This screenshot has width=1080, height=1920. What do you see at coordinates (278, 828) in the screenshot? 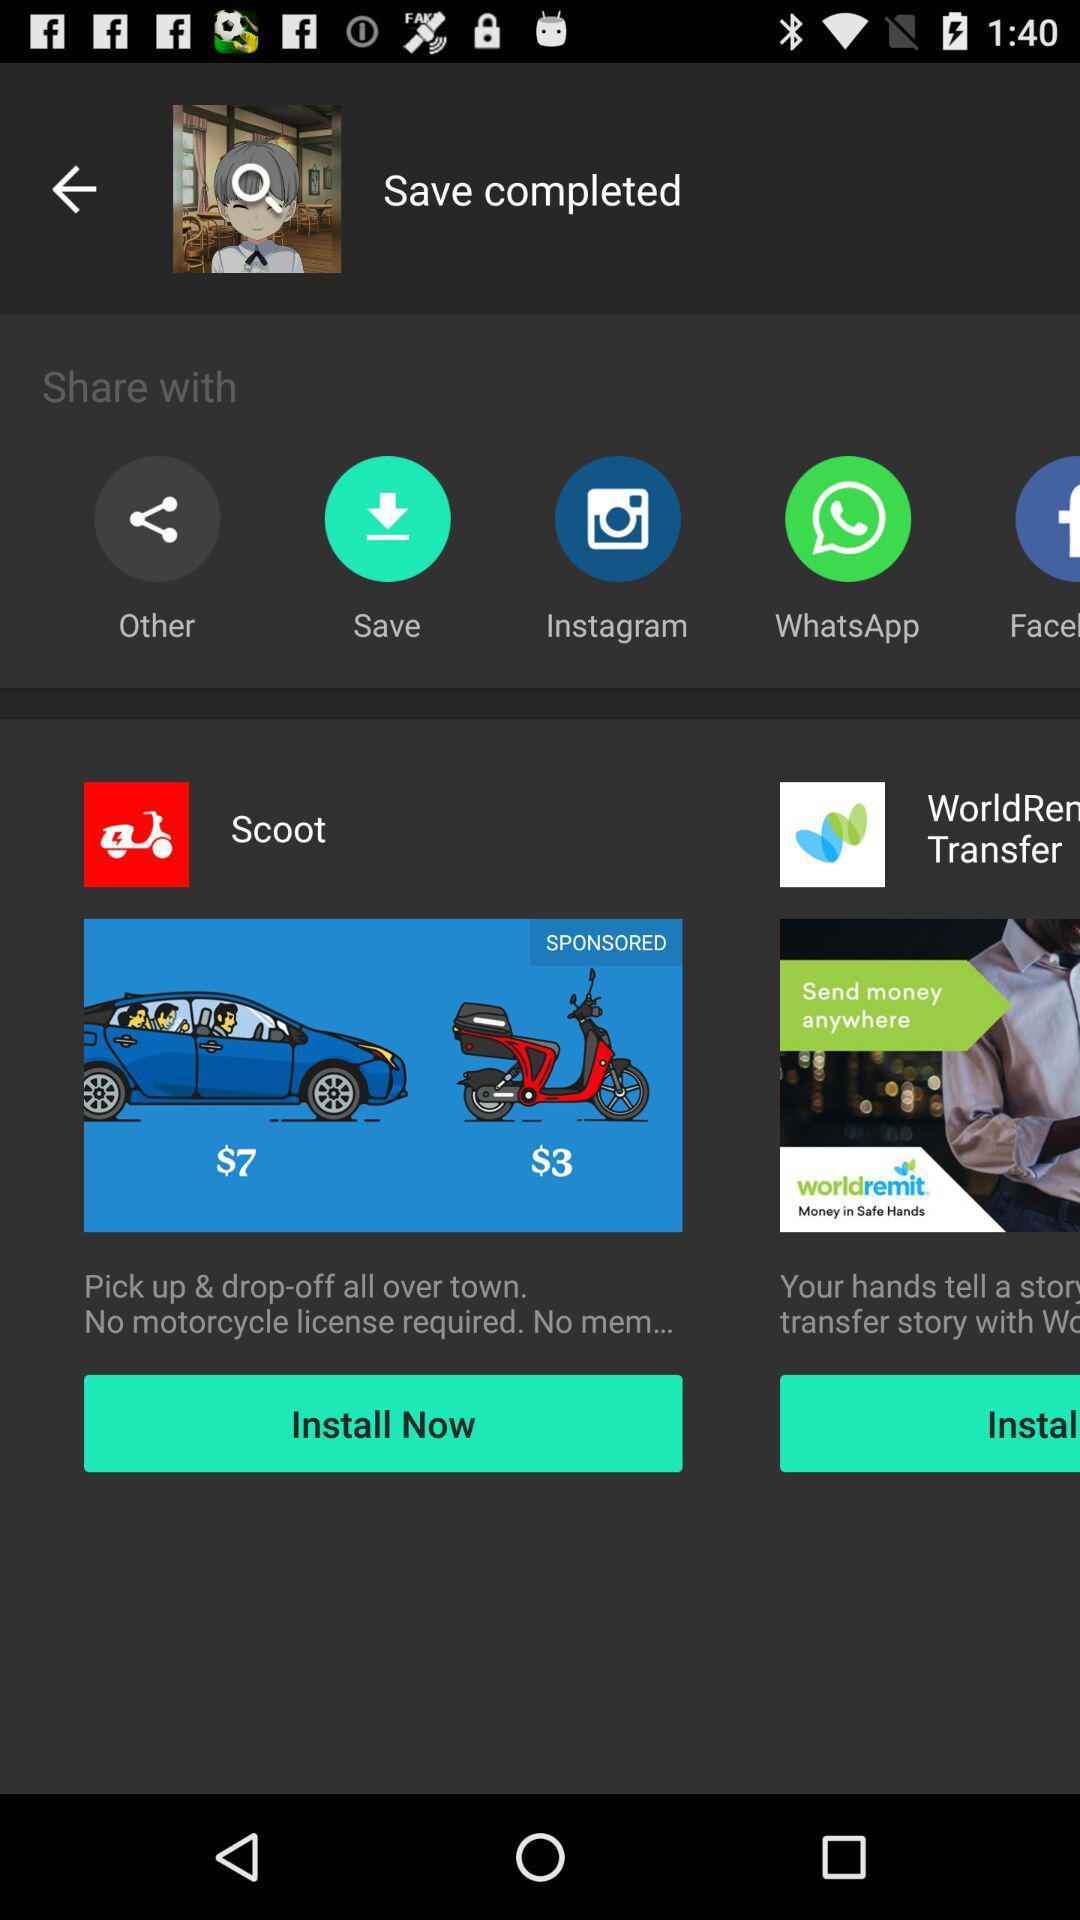
I see `scoot app` at bounding box center [278, 828].